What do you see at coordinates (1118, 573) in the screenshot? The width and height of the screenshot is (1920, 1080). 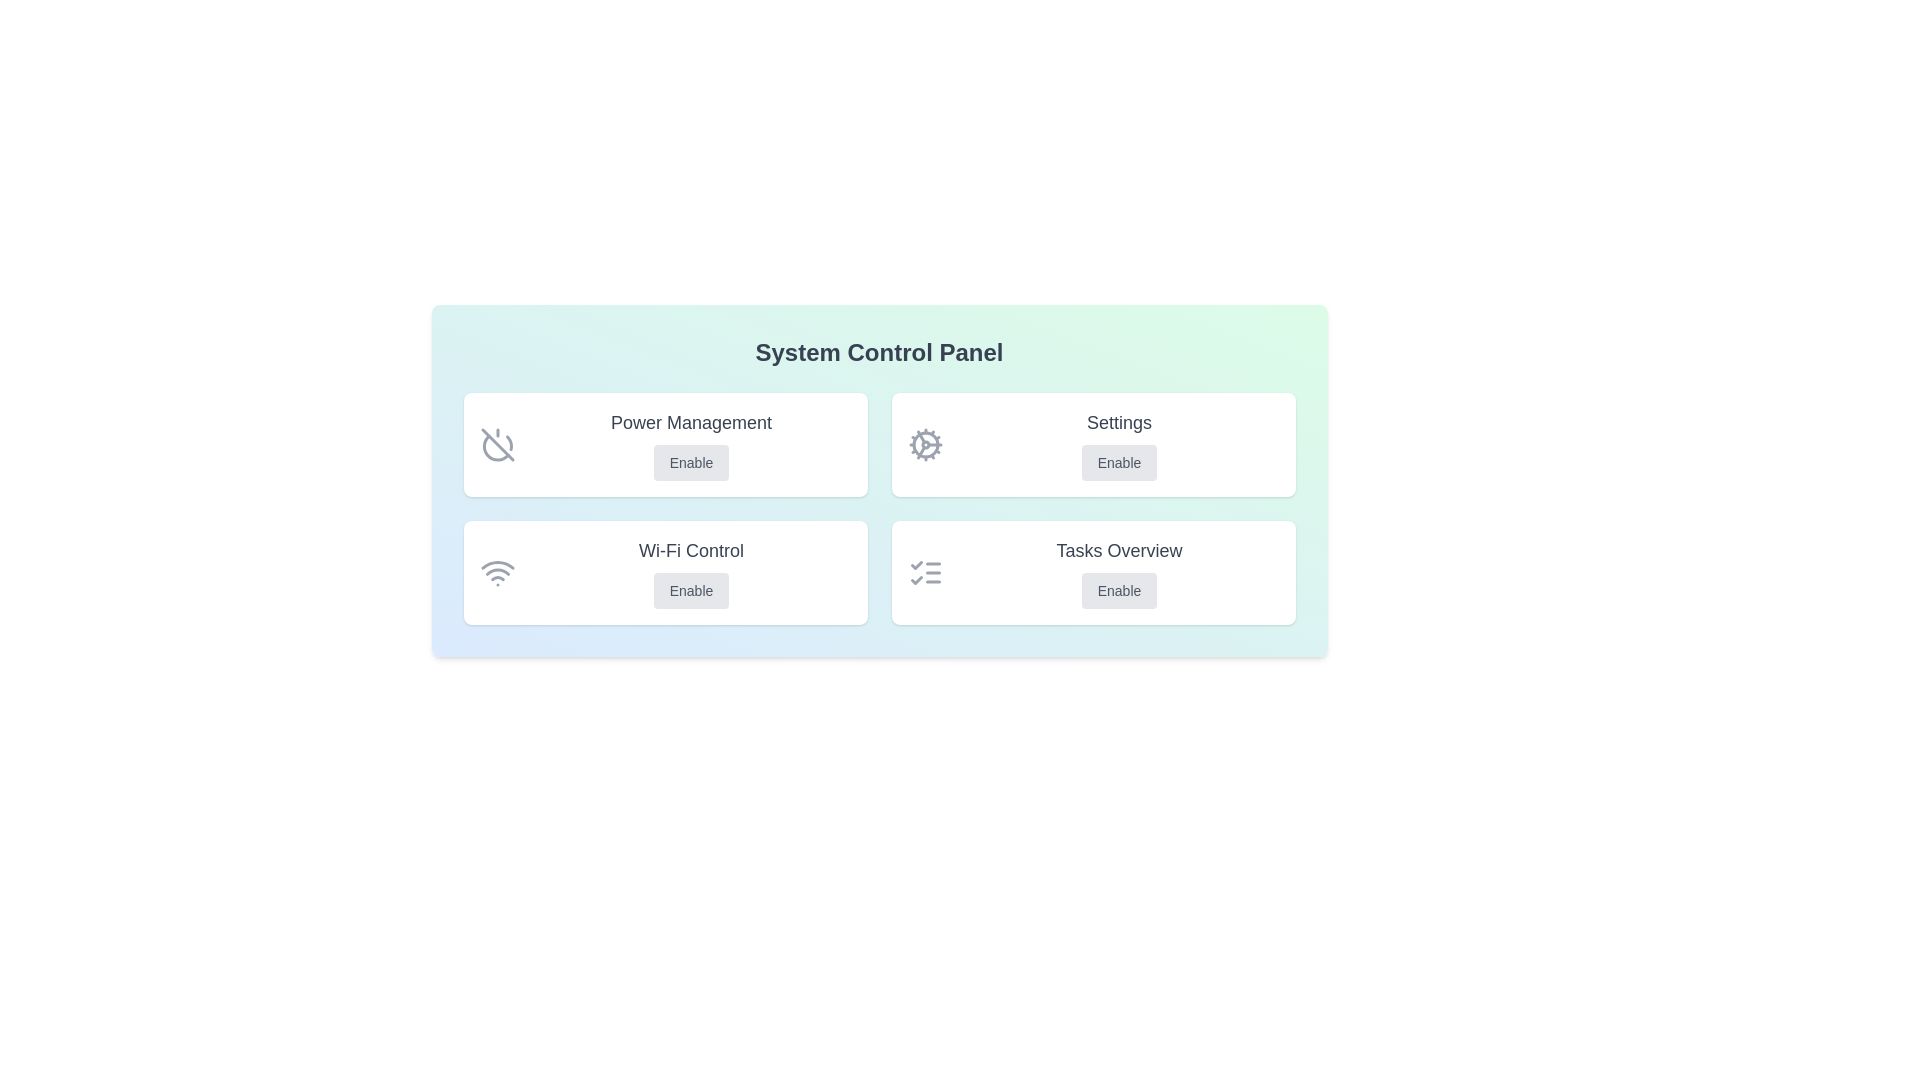 I see `text within the control card labeled 'Tasks Overview' located in the bottom-right section of the 'System Control Panel'` at bounding box center [1118, 573].